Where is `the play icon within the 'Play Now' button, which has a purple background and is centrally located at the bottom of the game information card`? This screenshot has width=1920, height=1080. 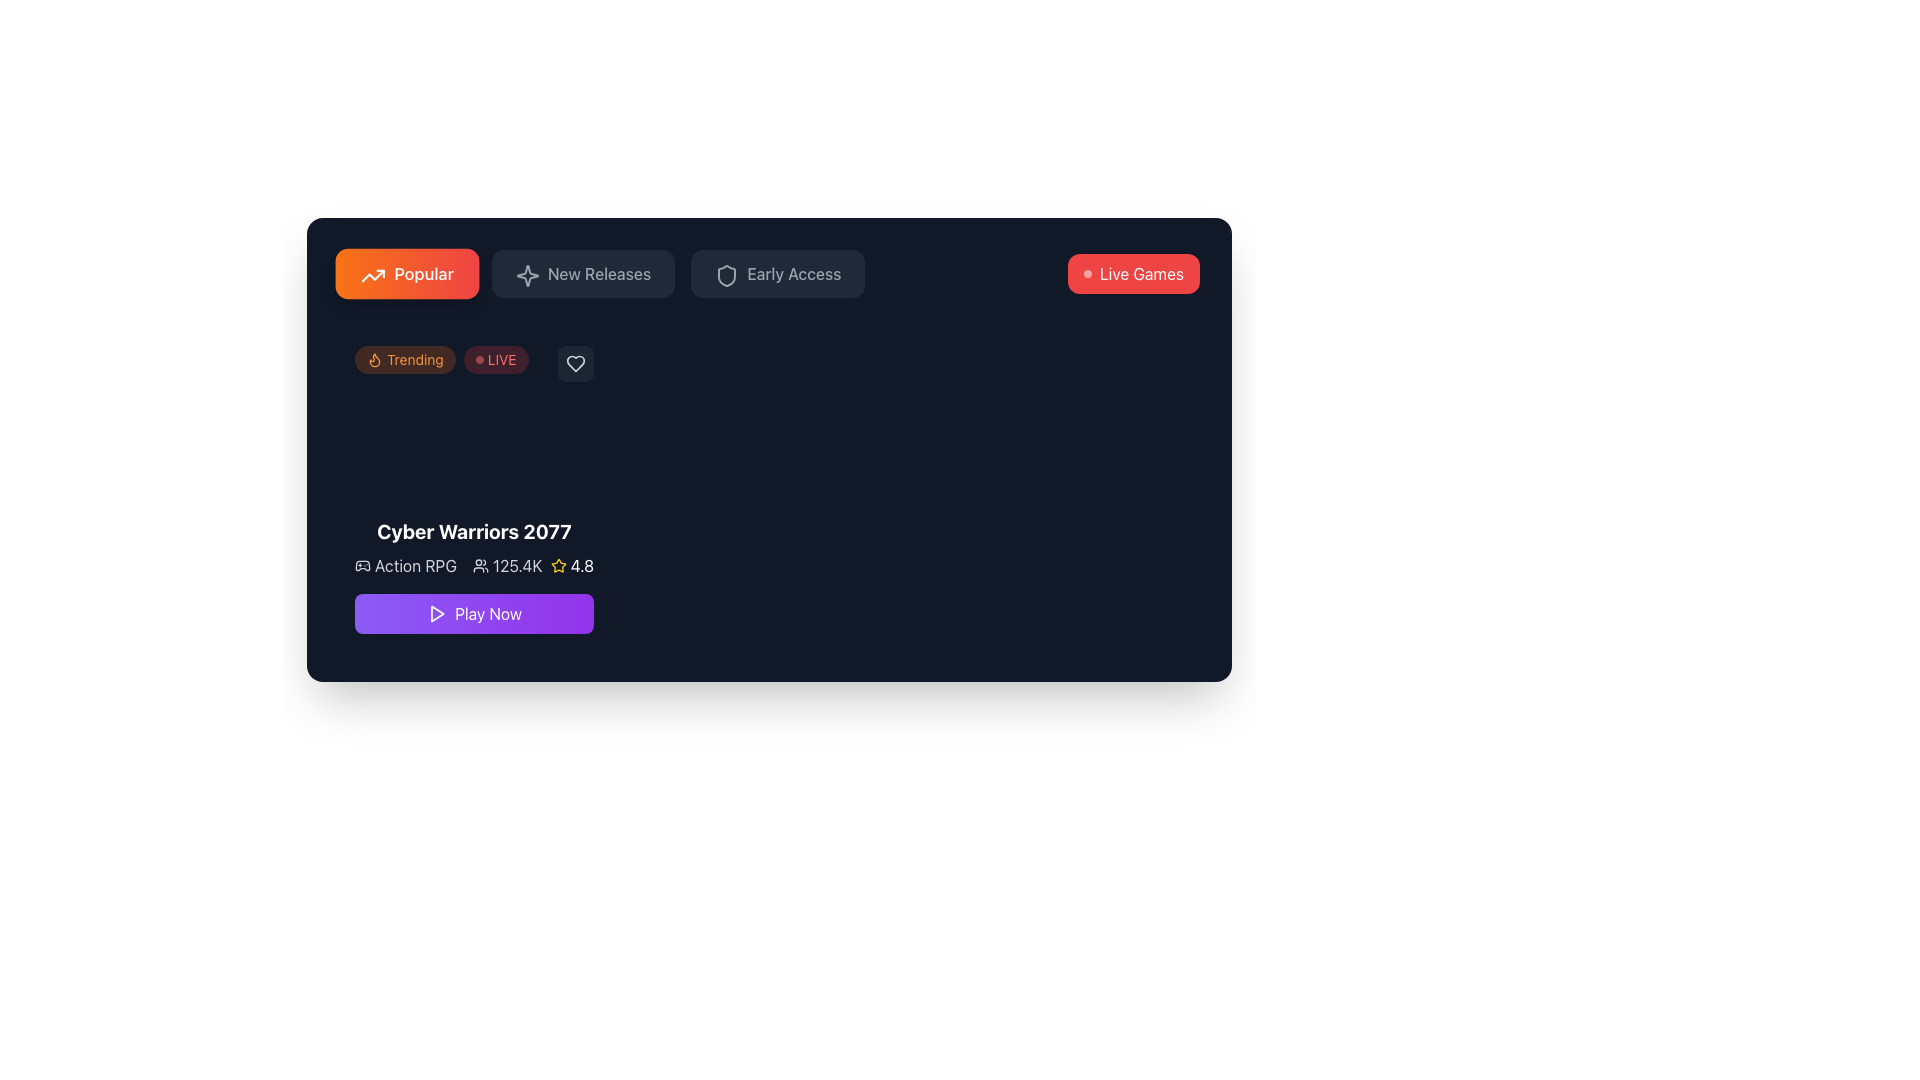
the play icon within the 'Play Now' button, which has a purple background and is centrally located at the bottom of the game information card is located at coordinates (436, 612).